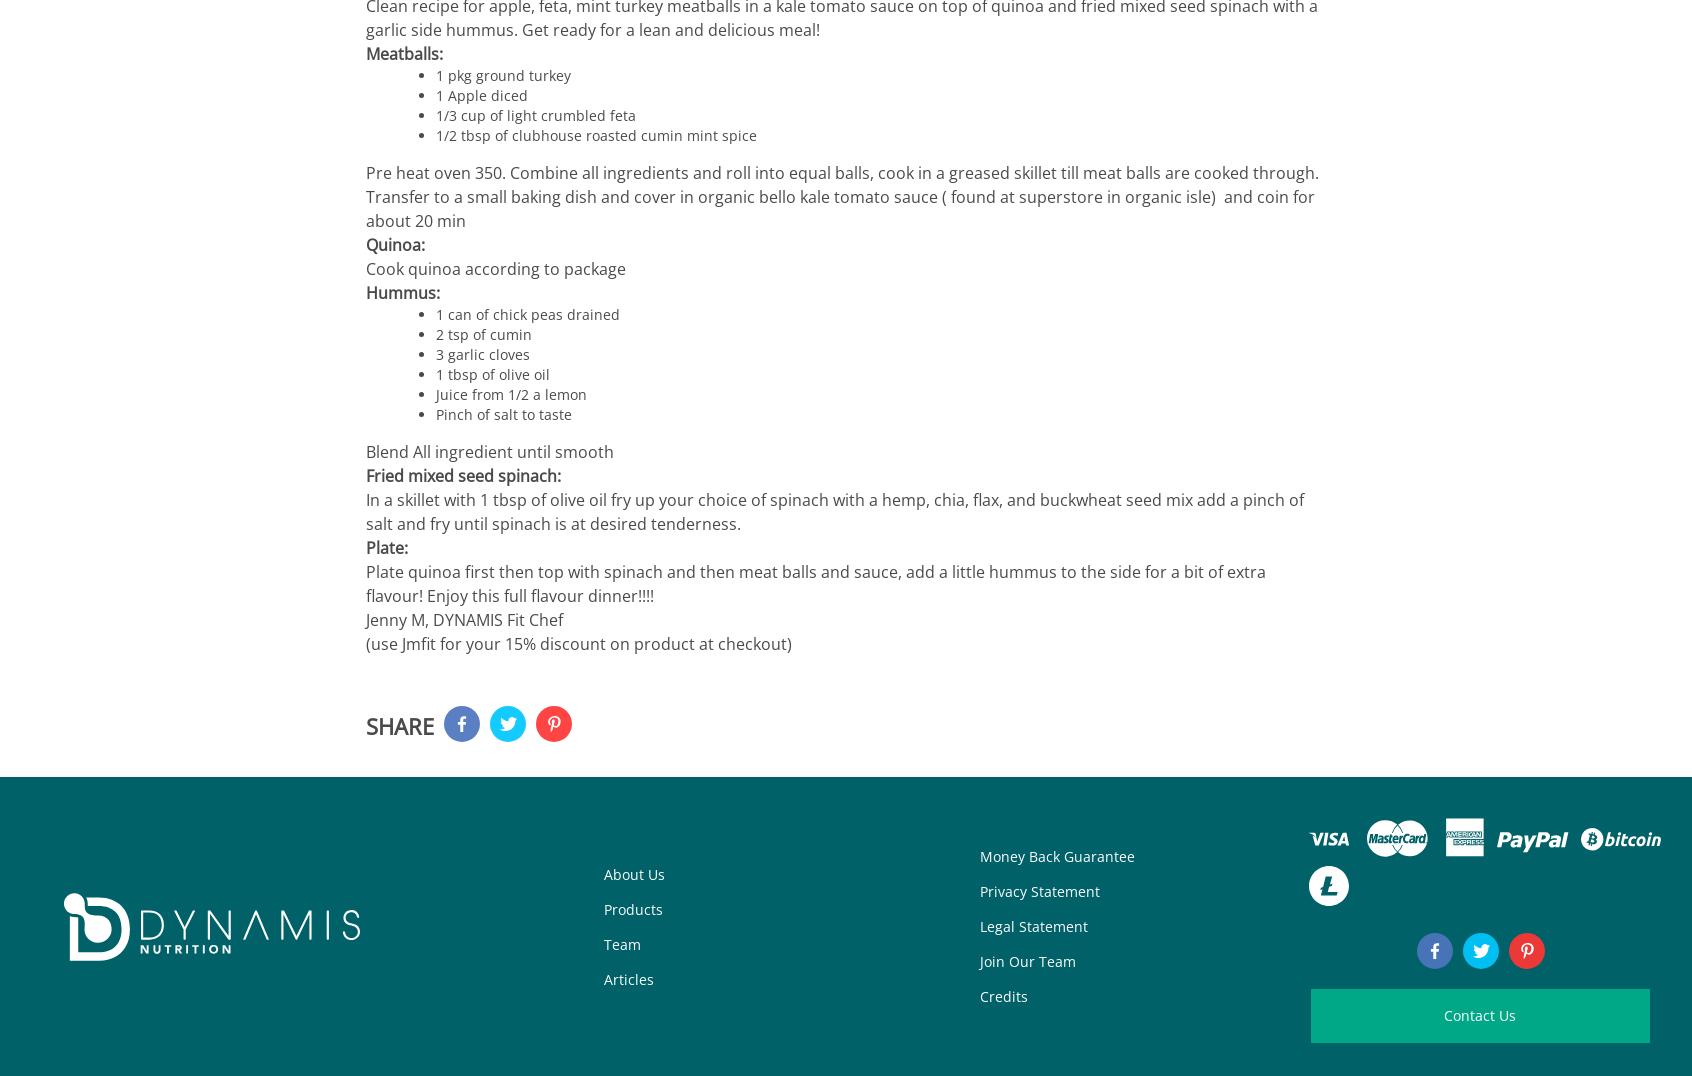  What do you see at coordinates (463, 619) in the screenshot?
I see `'Jenny M, DYNAMIS Fit Chef'` at bounding box center [463, 619].